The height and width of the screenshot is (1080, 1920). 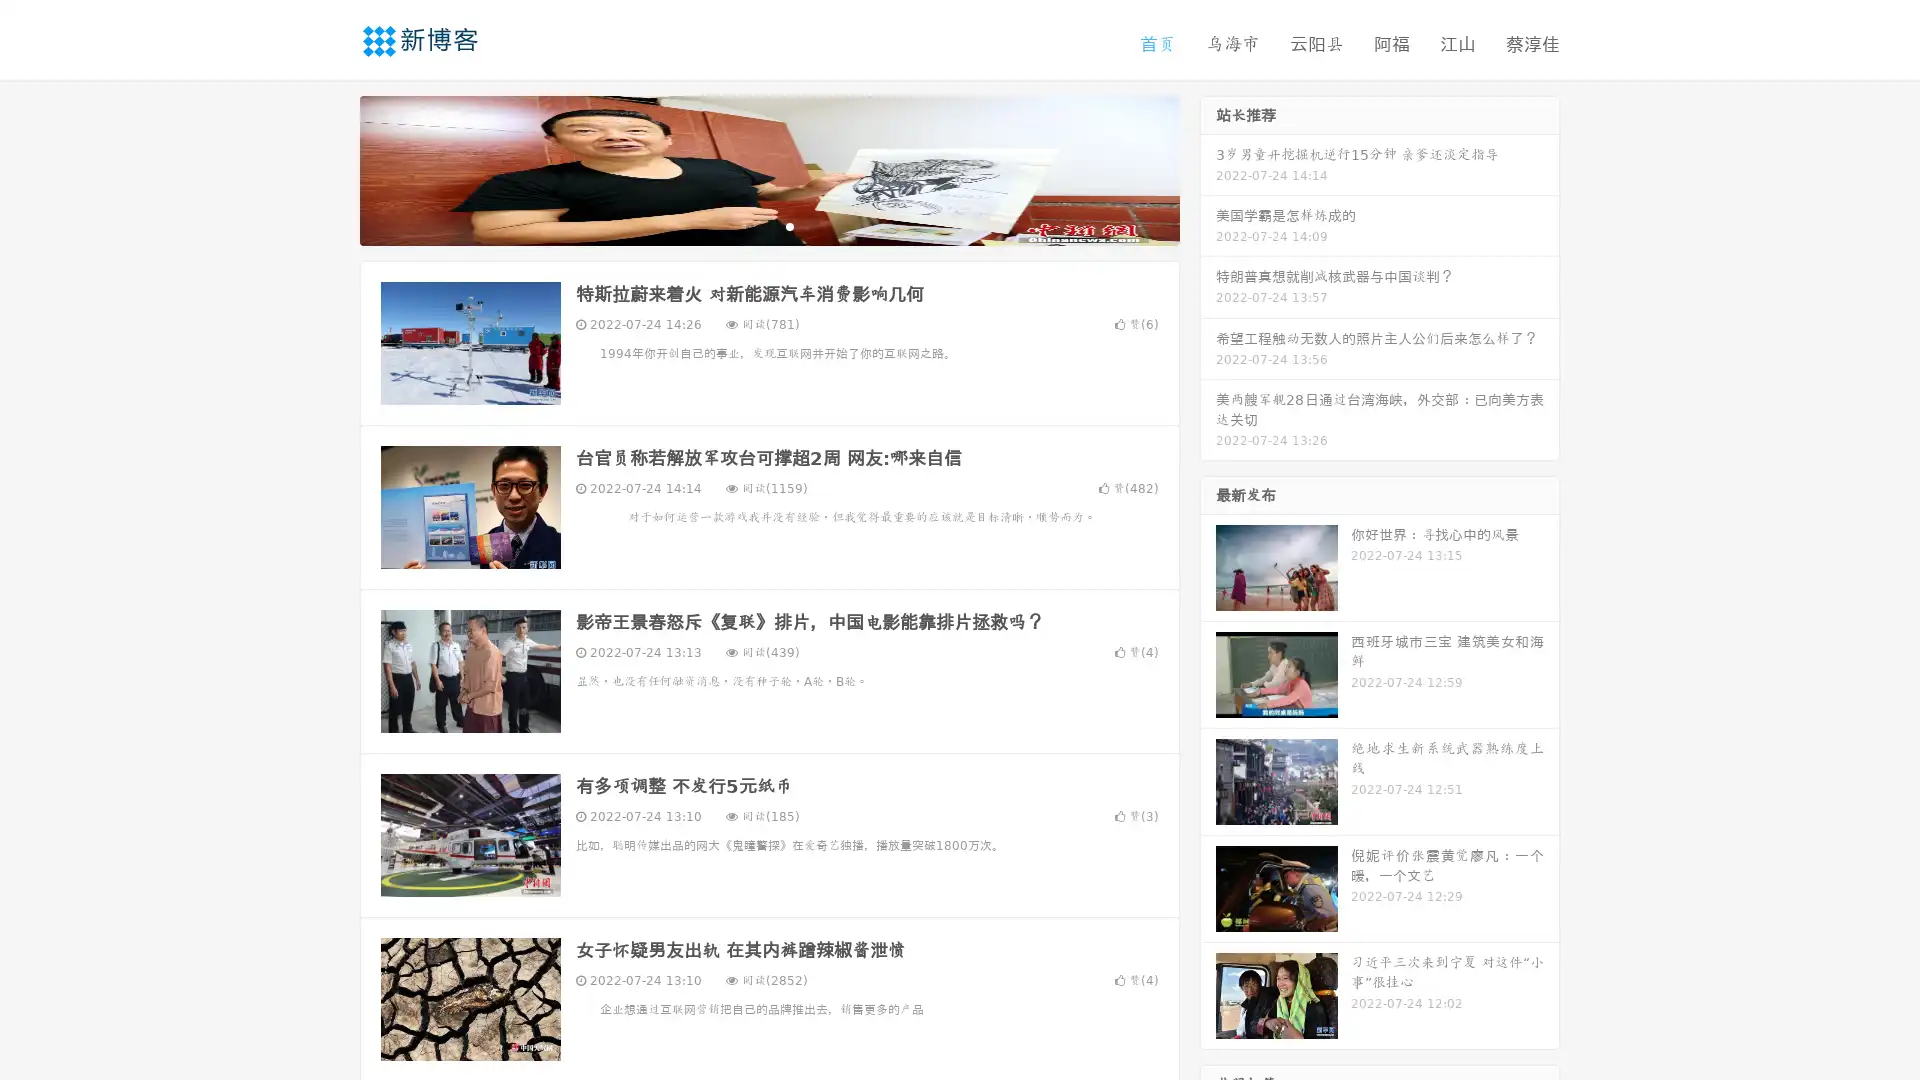 What do you see at coordinates (748, 225) in the screenshot?
I see `Go to slide 1` at bounding box center [748, 225].